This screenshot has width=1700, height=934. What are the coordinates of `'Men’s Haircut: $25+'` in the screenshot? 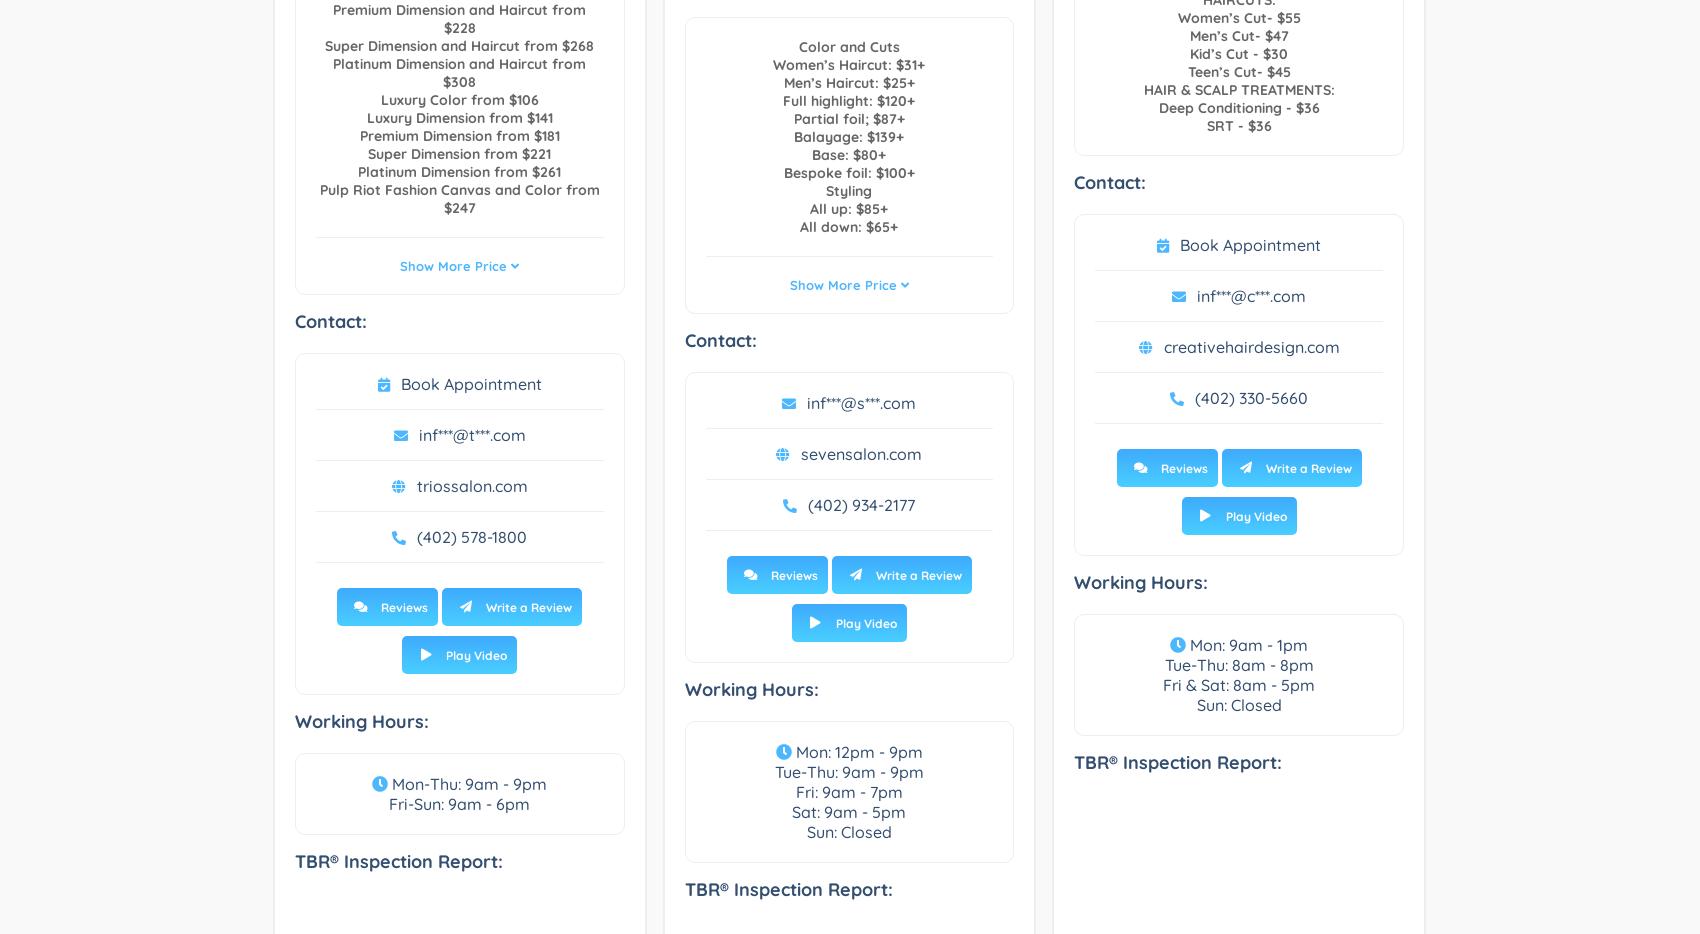 It's located at (847, 83).